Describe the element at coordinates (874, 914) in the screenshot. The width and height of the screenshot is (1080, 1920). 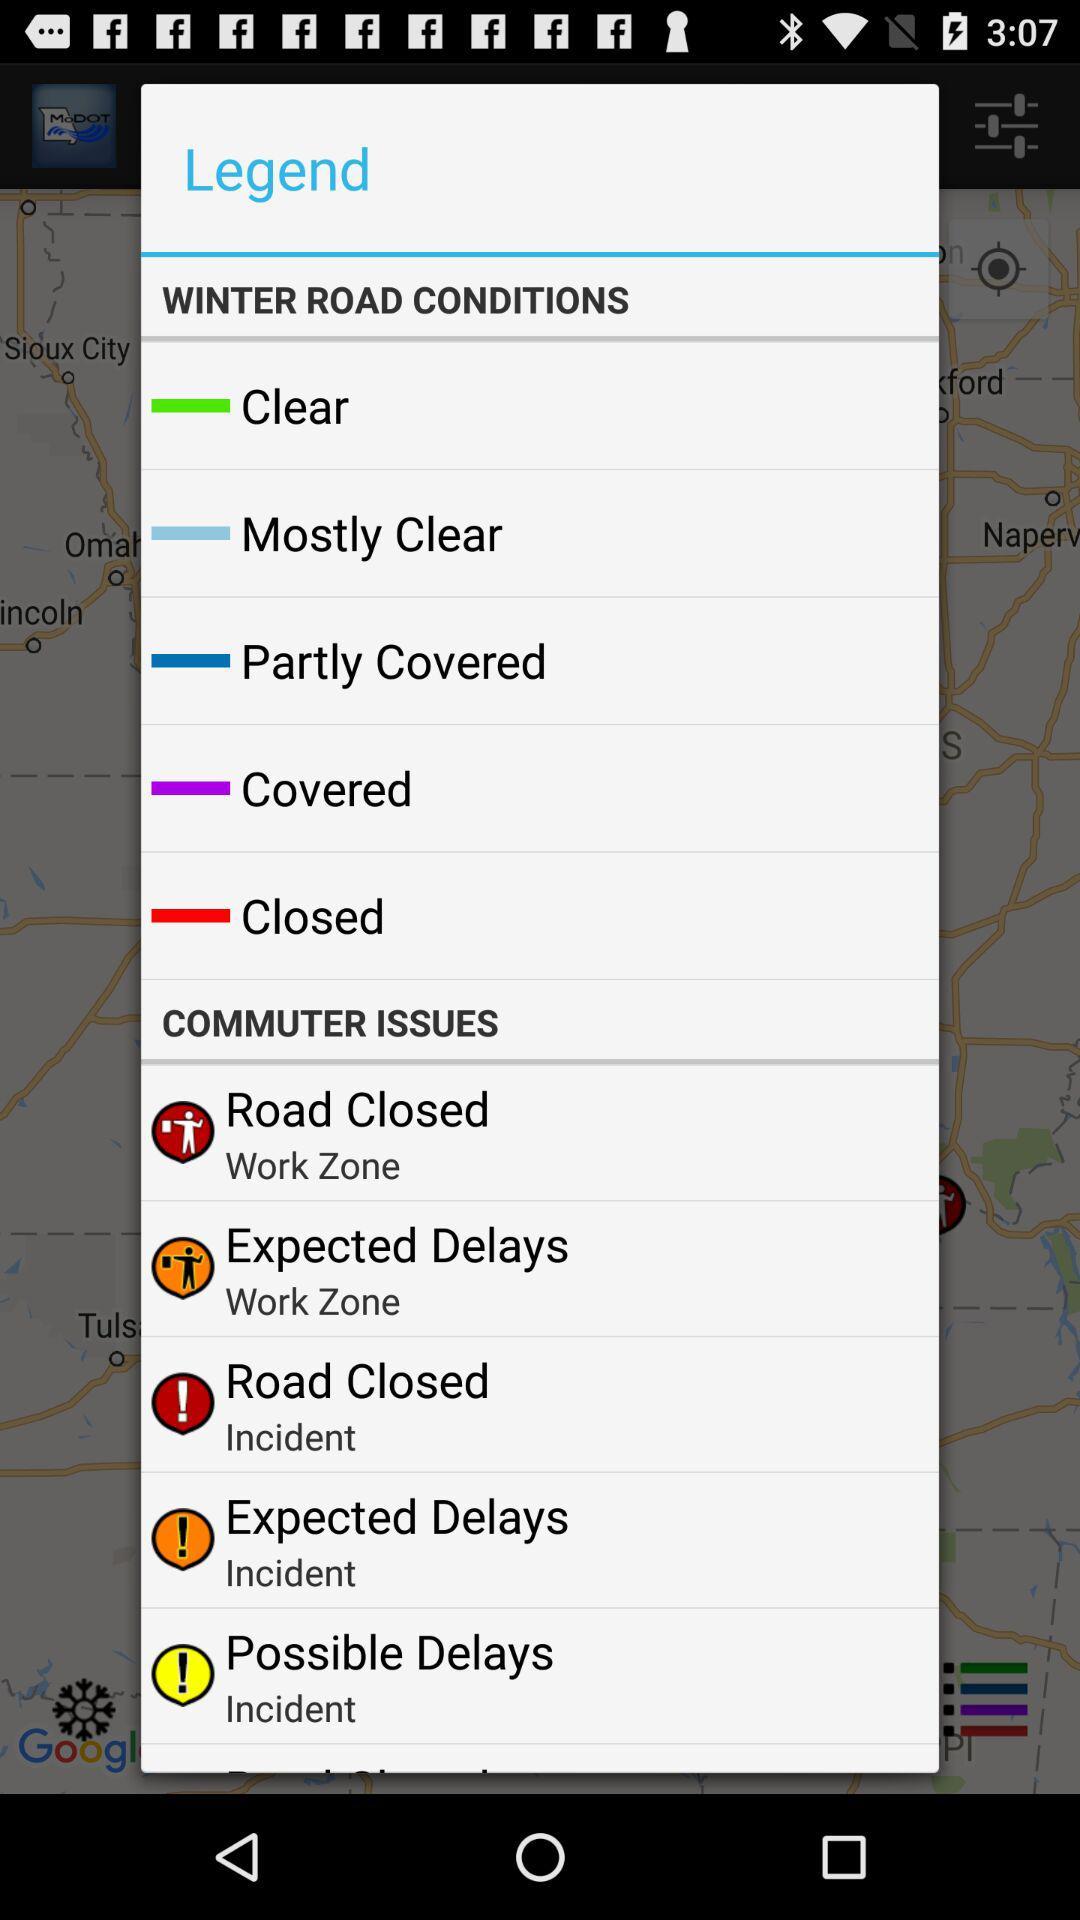
I see `icon next to closed app` at that location.